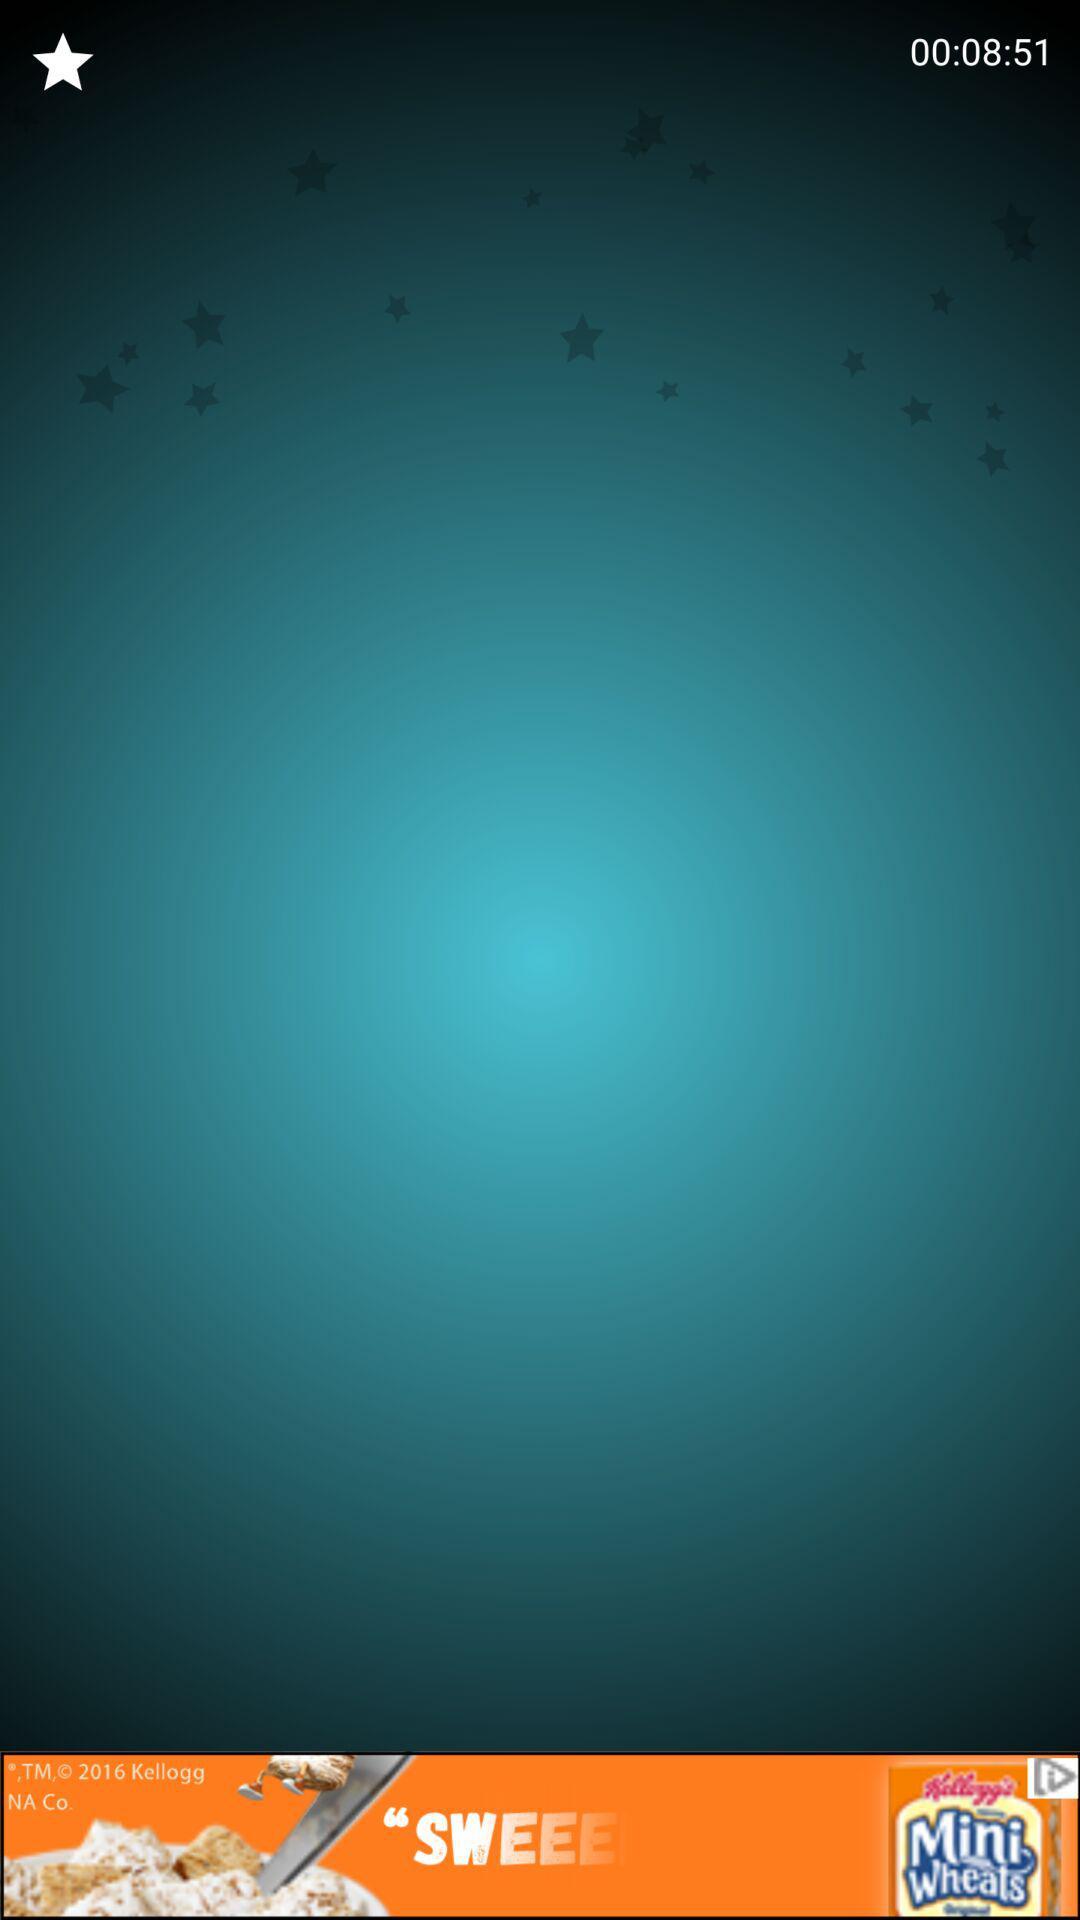 This screenshot has width=1080, height=1920. I want to click on mark as favorite, so click(61, 62).